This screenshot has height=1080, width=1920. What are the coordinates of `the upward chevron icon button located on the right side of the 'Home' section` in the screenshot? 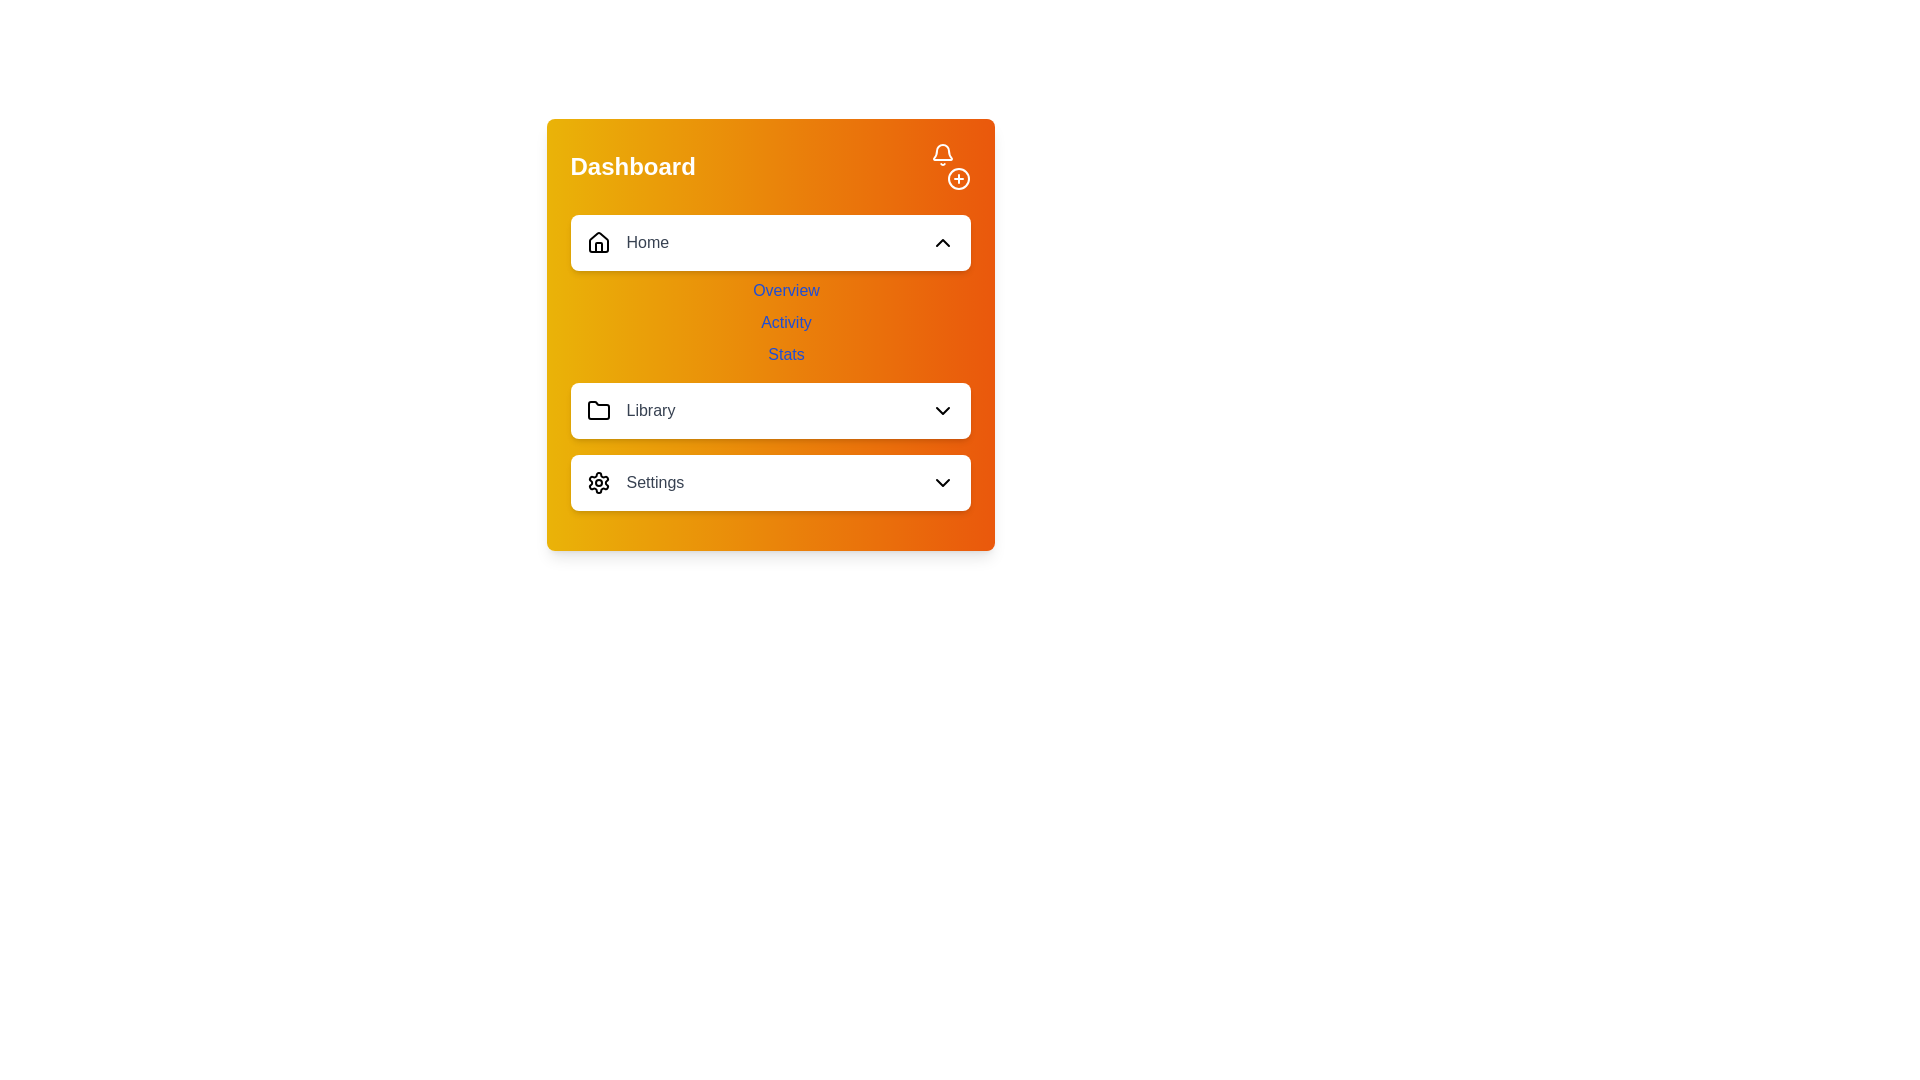 It's located at (941, 242).